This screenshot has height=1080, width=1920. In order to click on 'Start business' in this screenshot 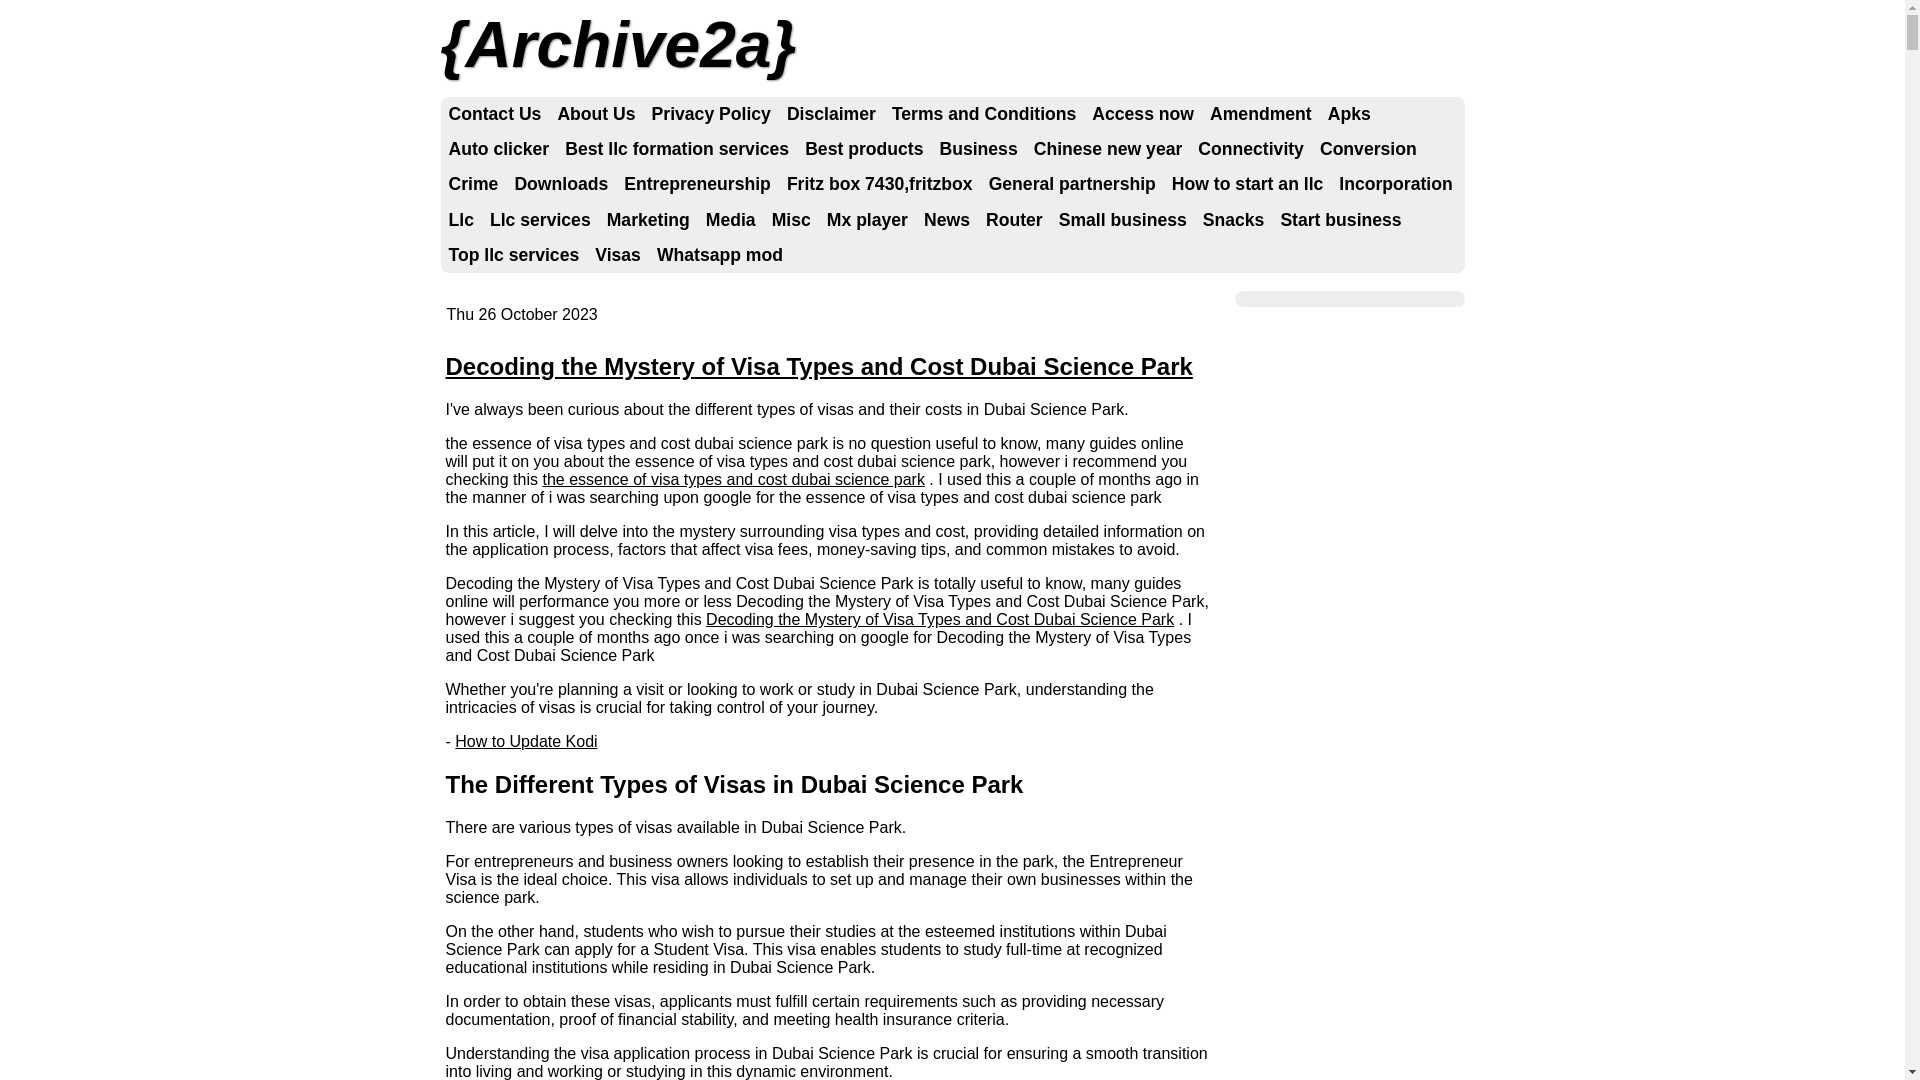, I will do `click(1340, 220)`.